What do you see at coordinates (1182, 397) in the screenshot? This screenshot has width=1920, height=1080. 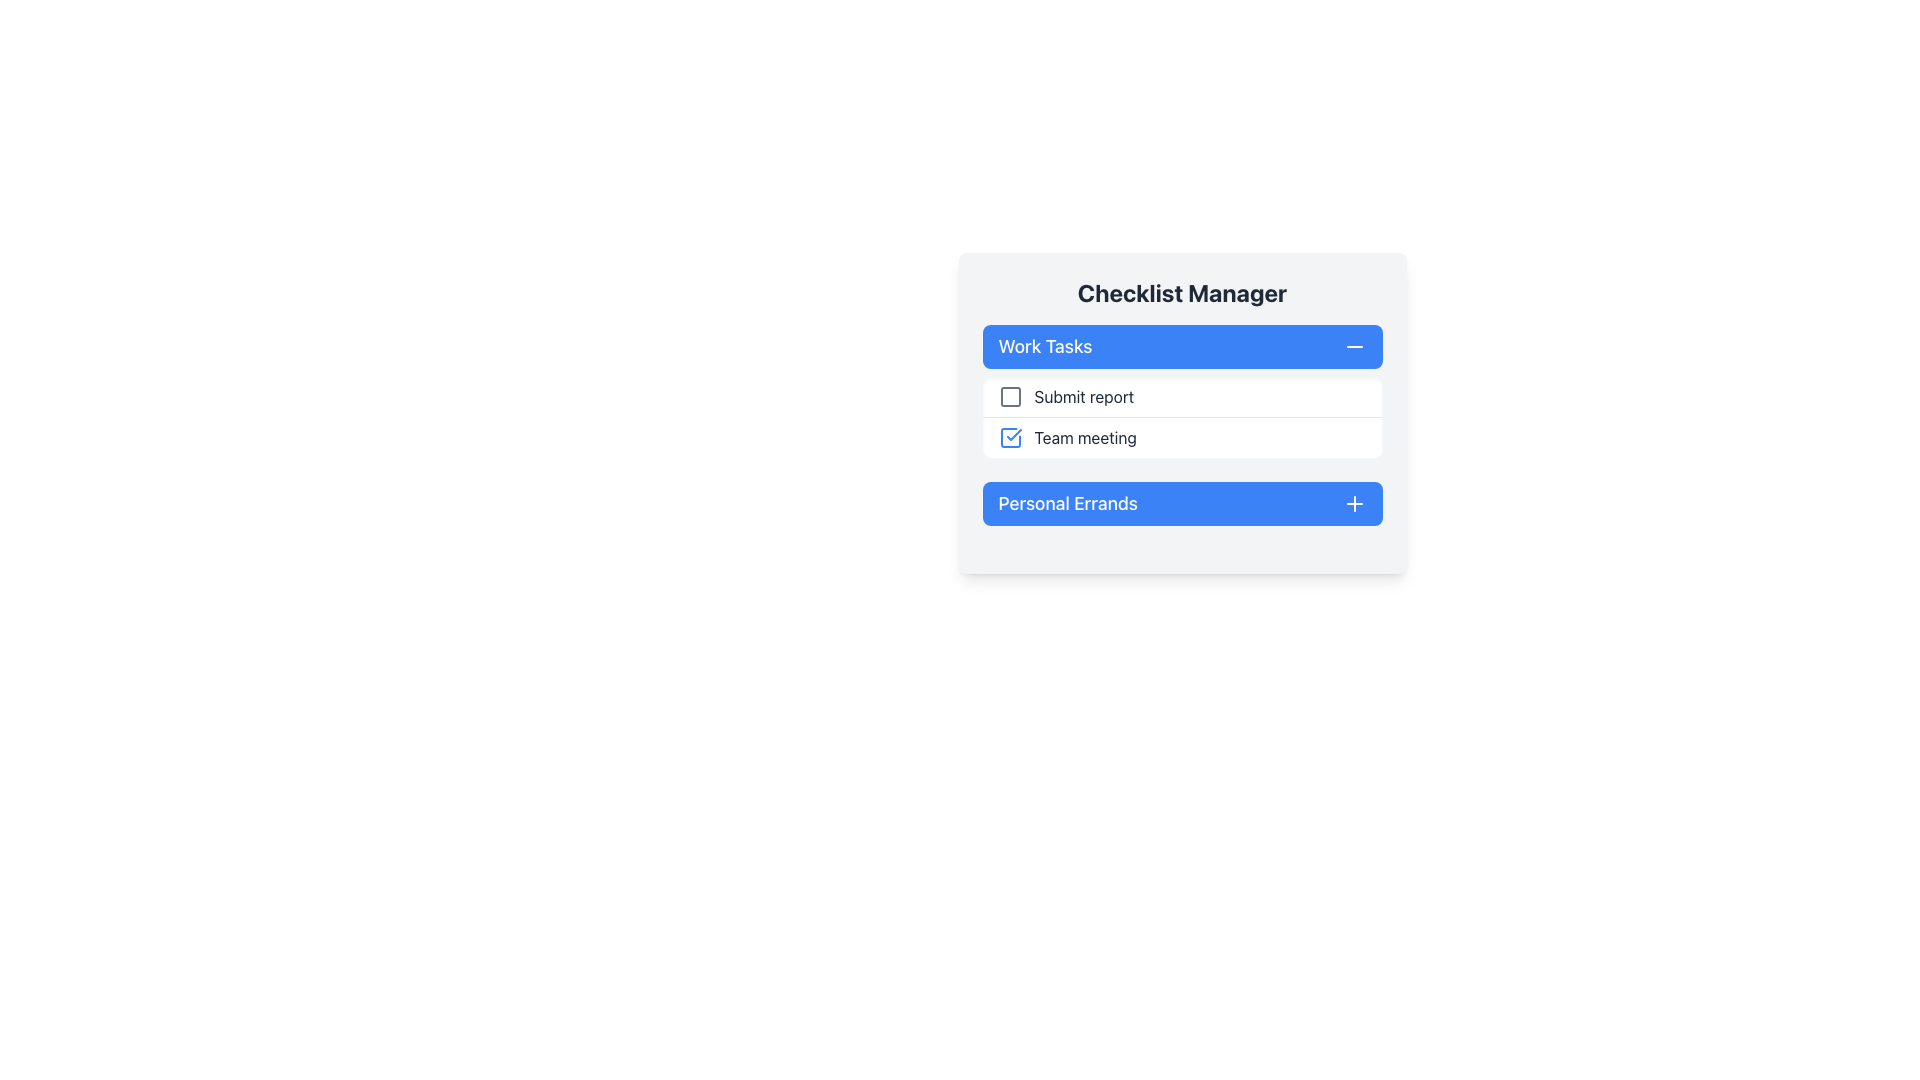 I see `the first checklist item in the 'Work Tasks' section of the 'Checklist Manager' interface` at bounding box center [1182, 397].